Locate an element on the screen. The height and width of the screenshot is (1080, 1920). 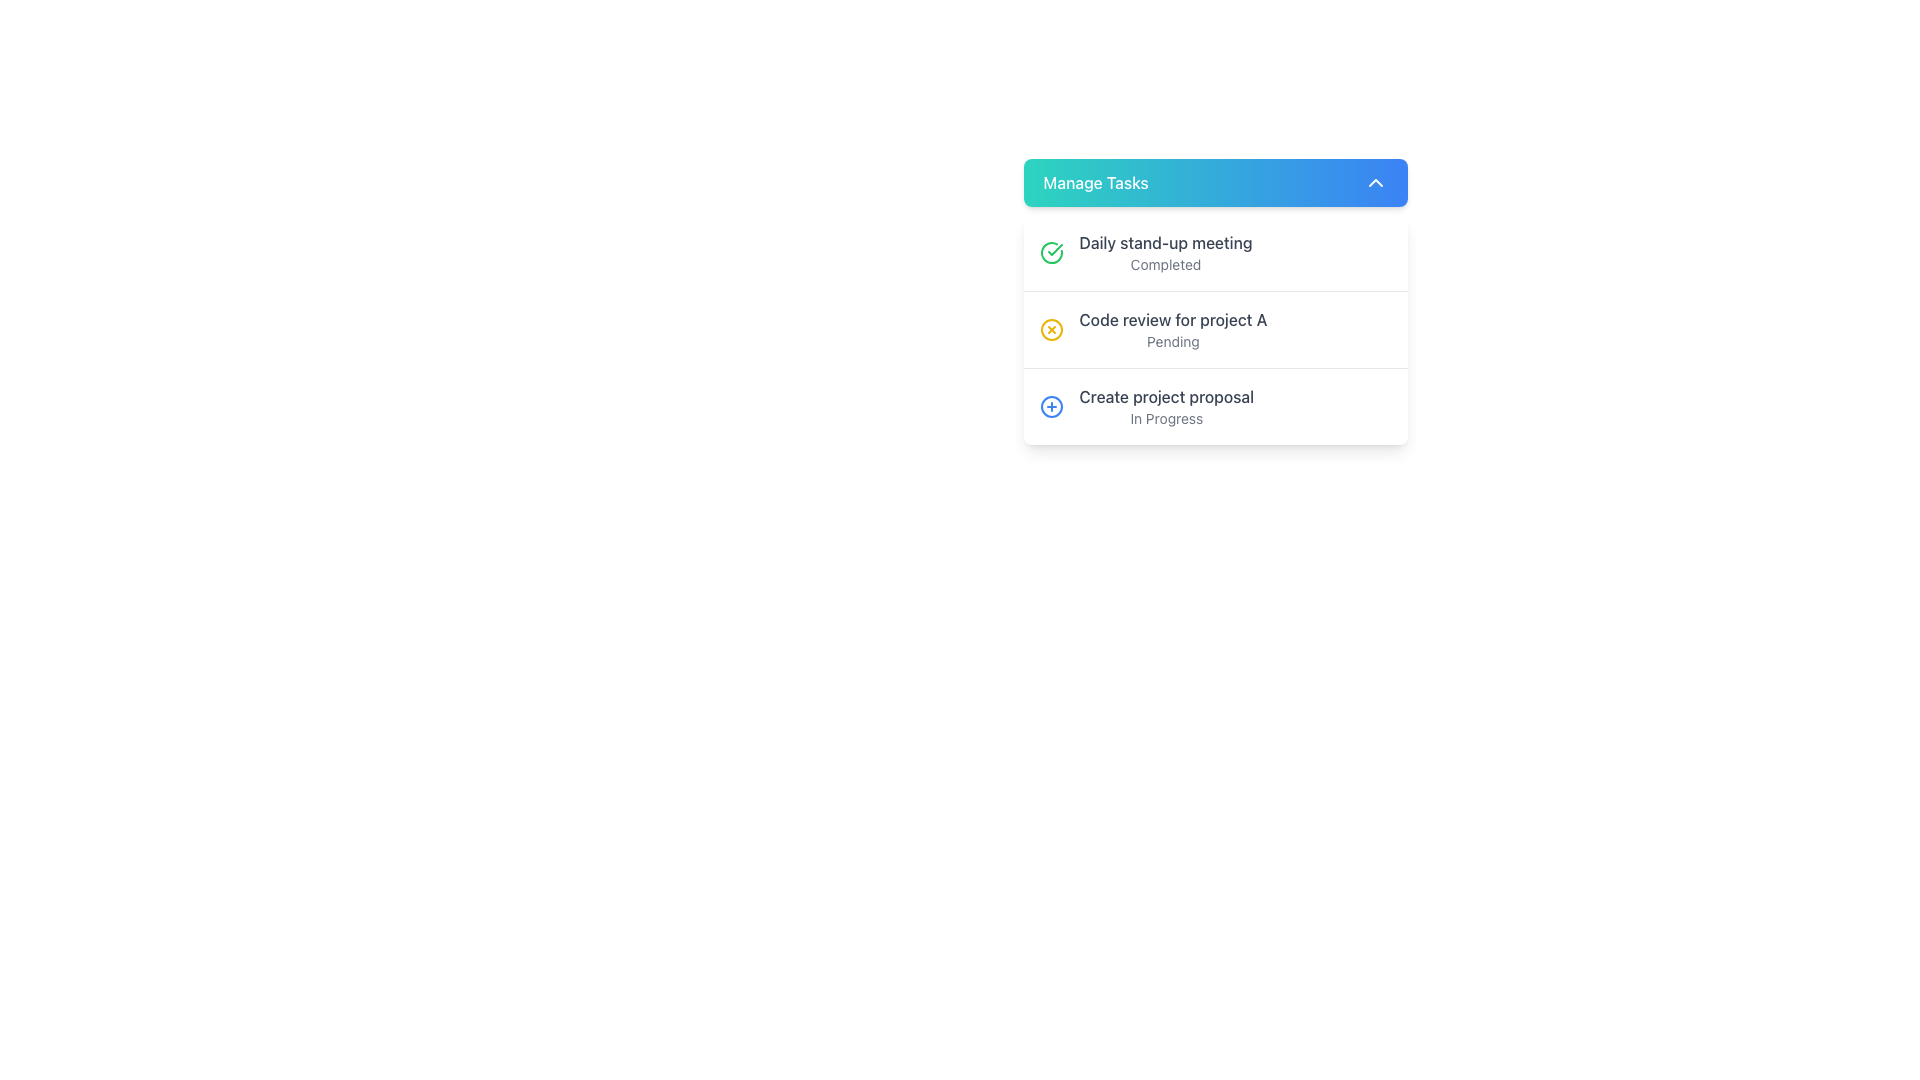
the circular graphical indicator that represents the status of the pending task, located next to the second item in the 'Manage Tasks' list is located at coordinates (1050, 329).